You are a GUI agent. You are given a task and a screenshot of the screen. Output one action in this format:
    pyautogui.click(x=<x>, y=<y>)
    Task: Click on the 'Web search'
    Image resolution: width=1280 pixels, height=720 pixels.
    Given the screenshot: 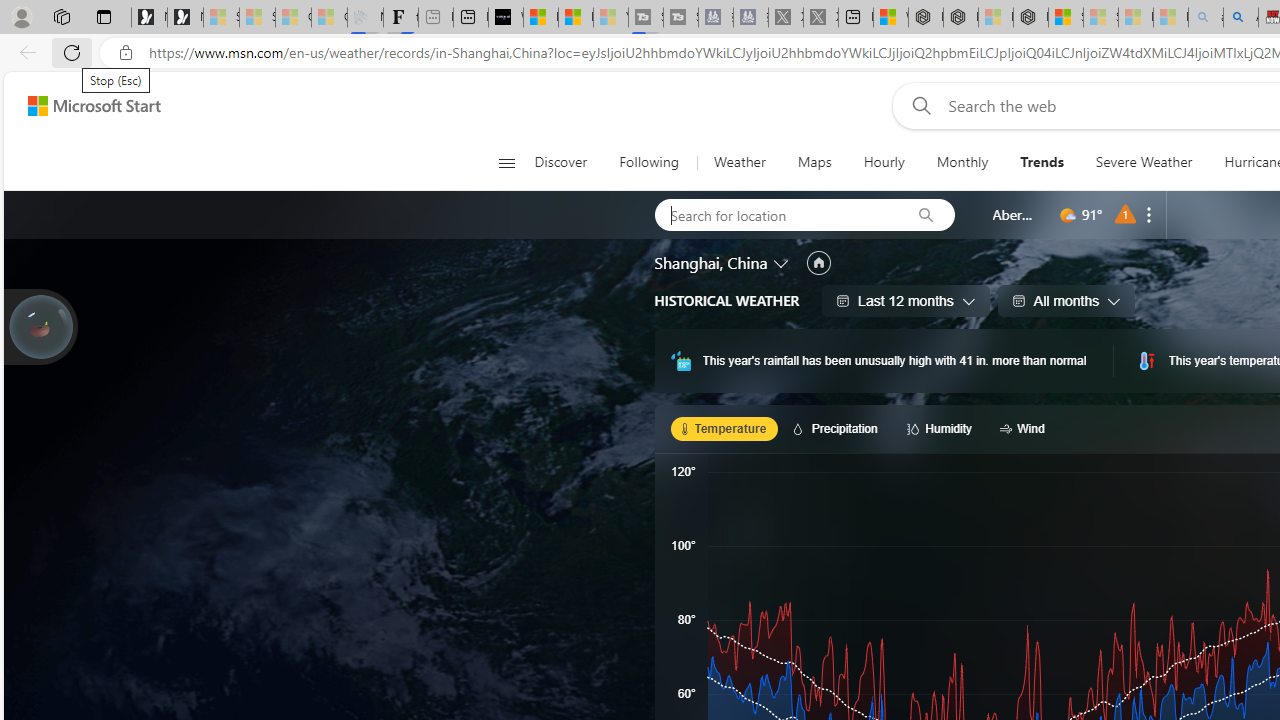 What is the action you would take?
    pyautogui.click(x=916, y=105)
    